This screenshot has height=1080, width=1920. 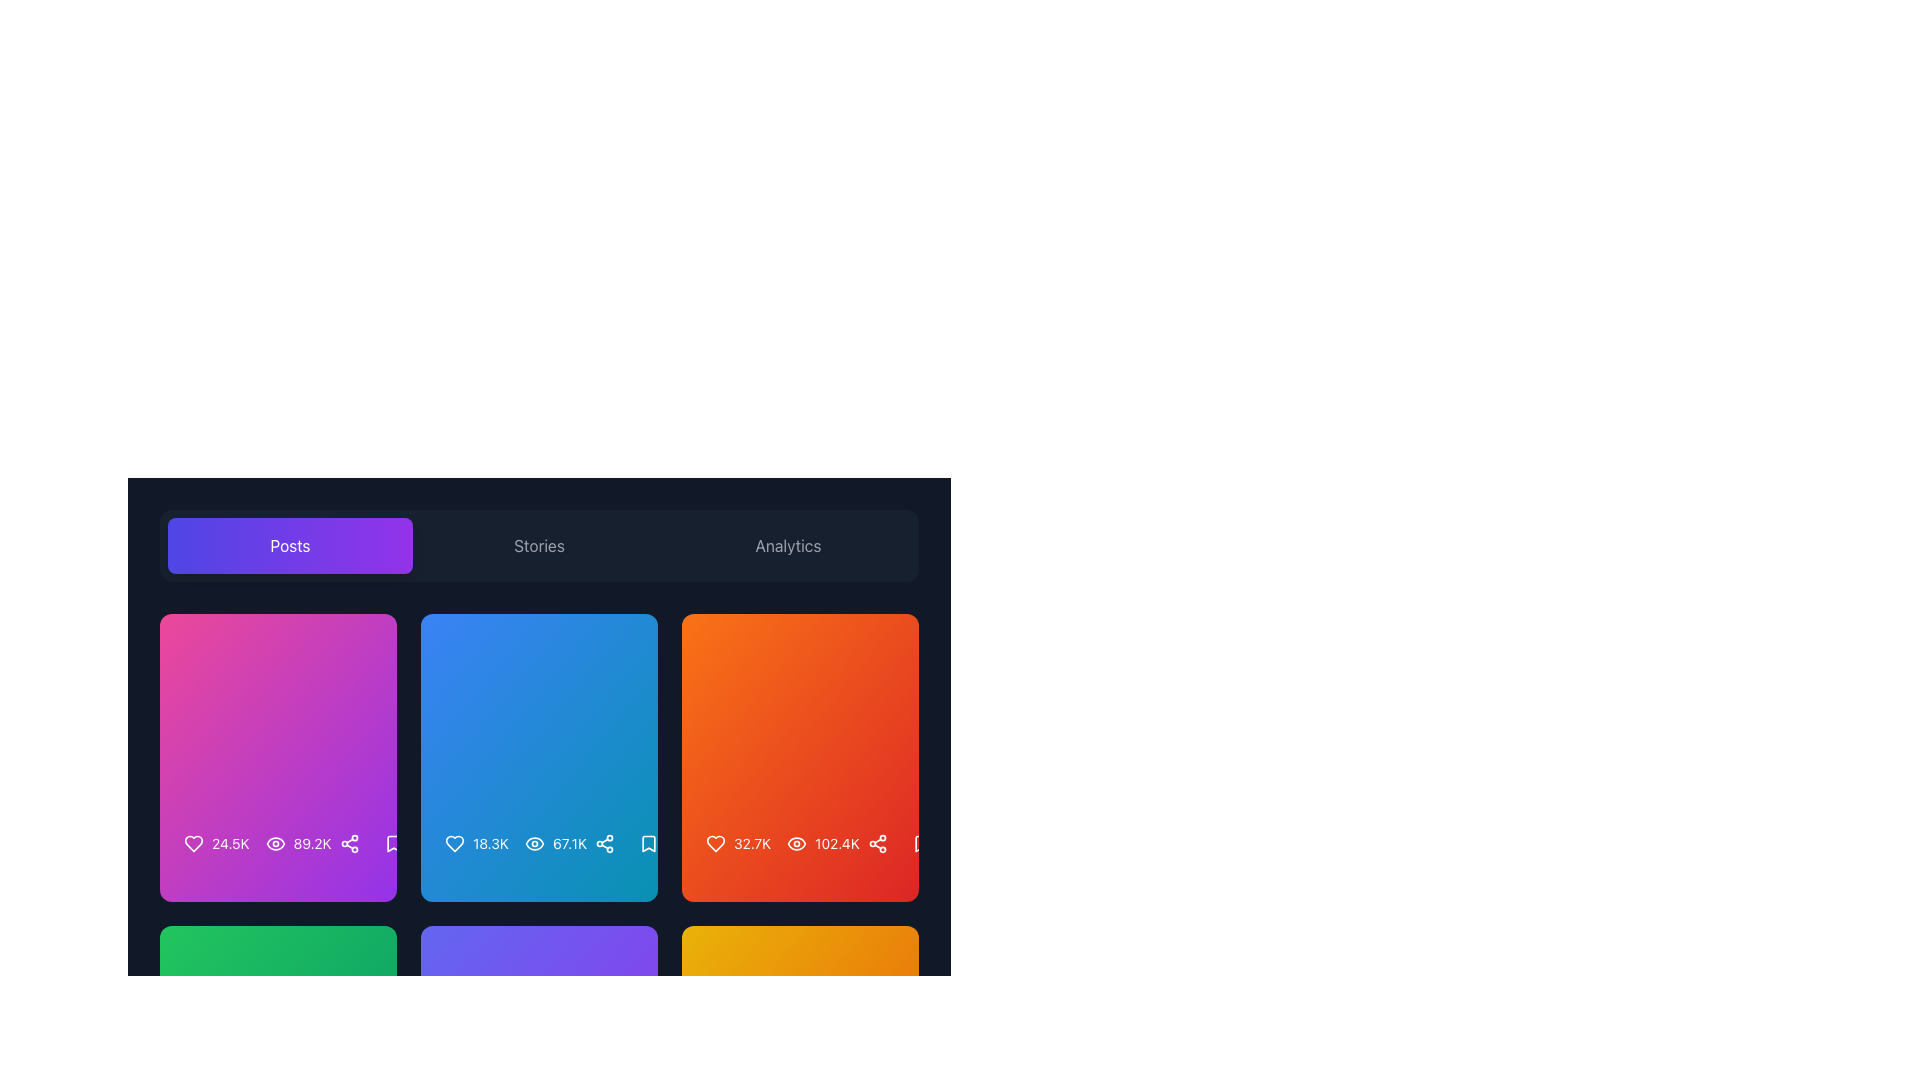 What do you see at coordinates (274, 844) in the screenshot?
I see `the visibility icon located in the bottom right corner of the first card in the first row, which signifies the visibility state and may allow users to toggle visibility` at bounding box center [274, 844].